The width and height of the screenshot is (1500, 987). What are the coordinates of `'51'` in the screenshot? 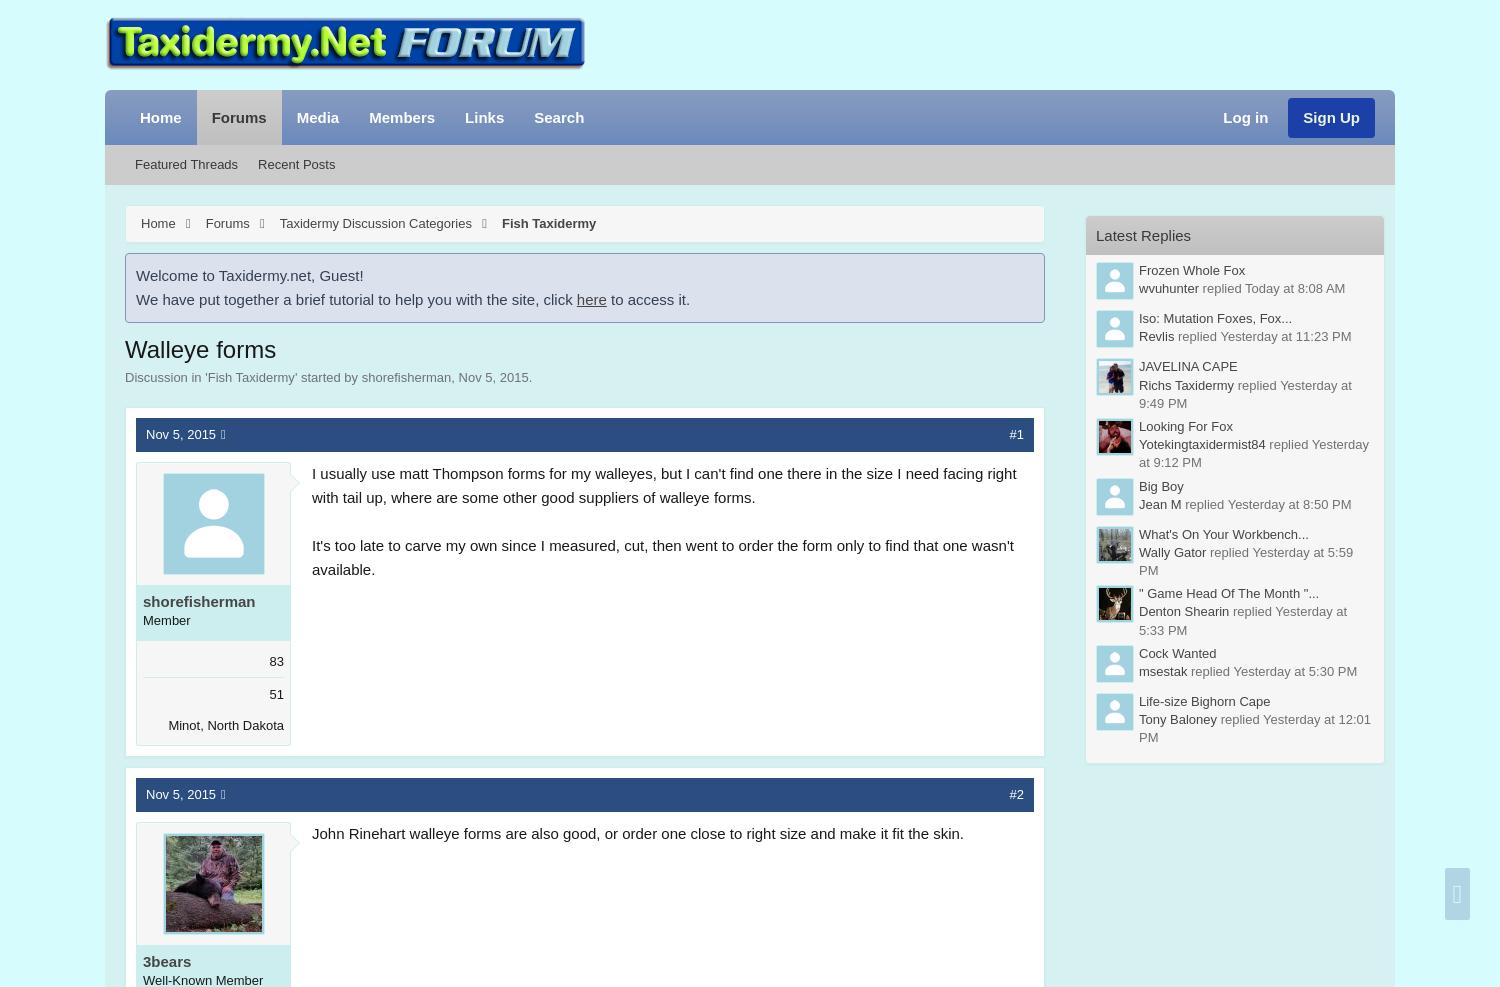 It's located at (276, 693).